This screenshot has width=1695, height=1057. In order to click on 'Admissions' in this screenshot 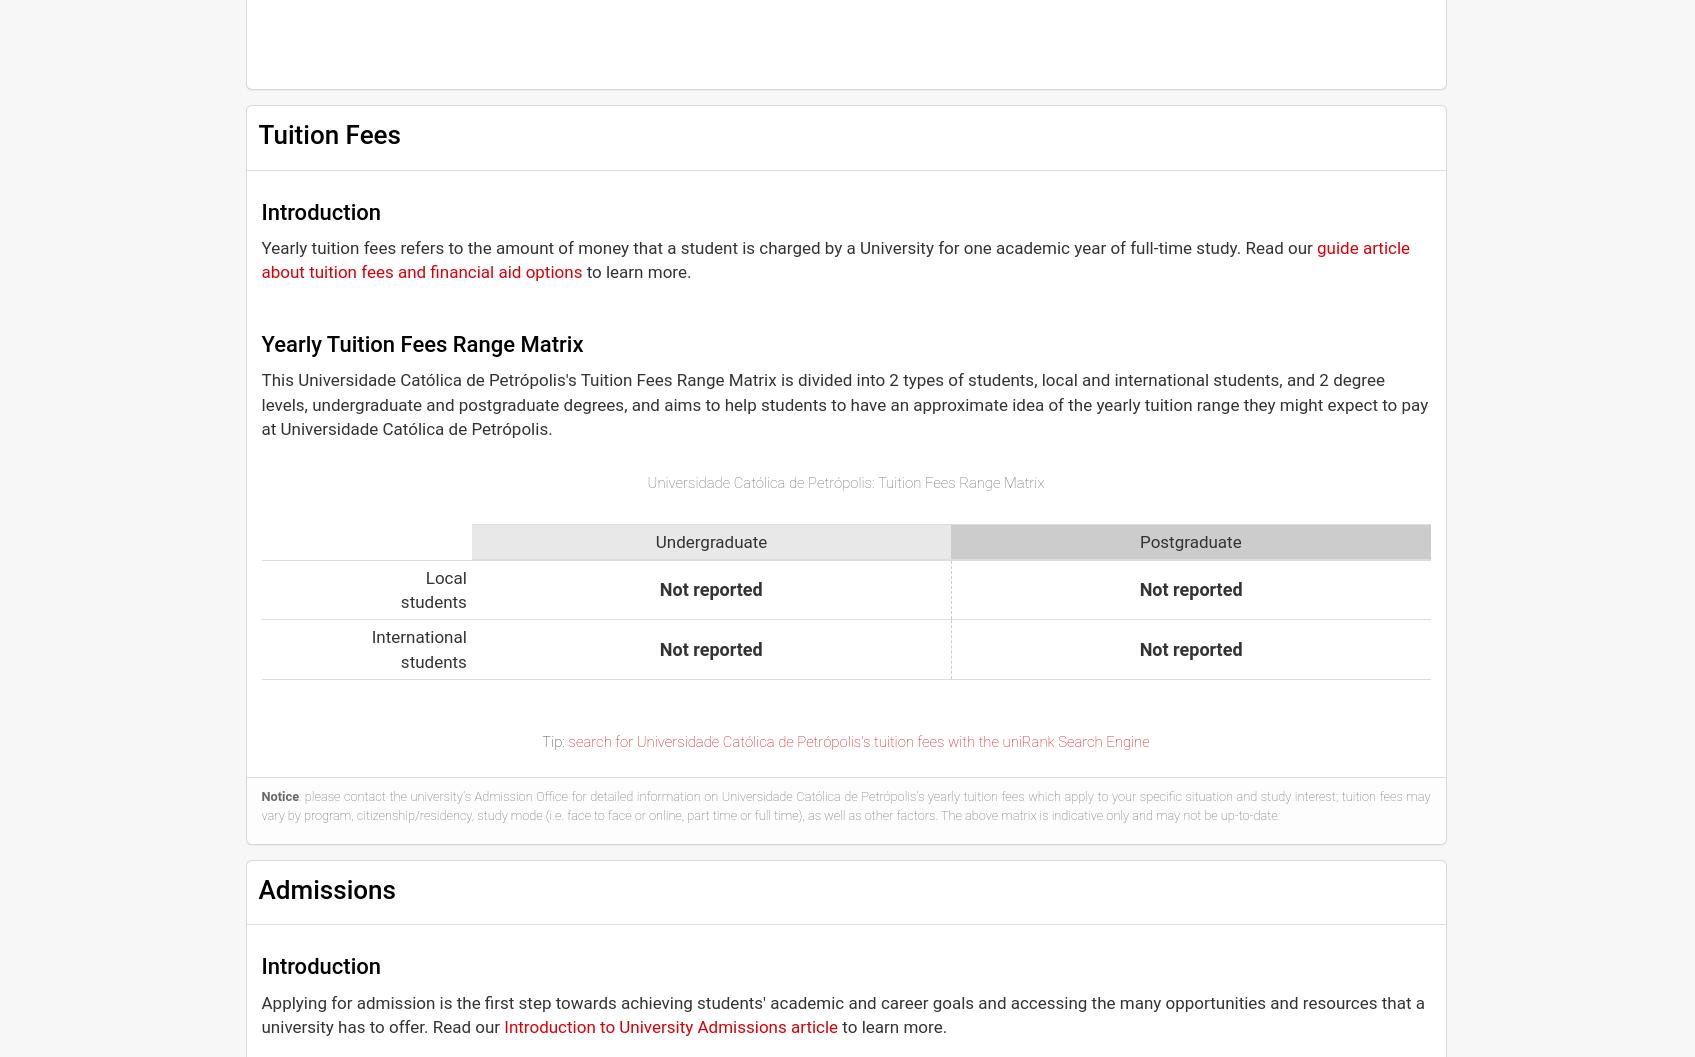, I will do `click(326, 888)`.